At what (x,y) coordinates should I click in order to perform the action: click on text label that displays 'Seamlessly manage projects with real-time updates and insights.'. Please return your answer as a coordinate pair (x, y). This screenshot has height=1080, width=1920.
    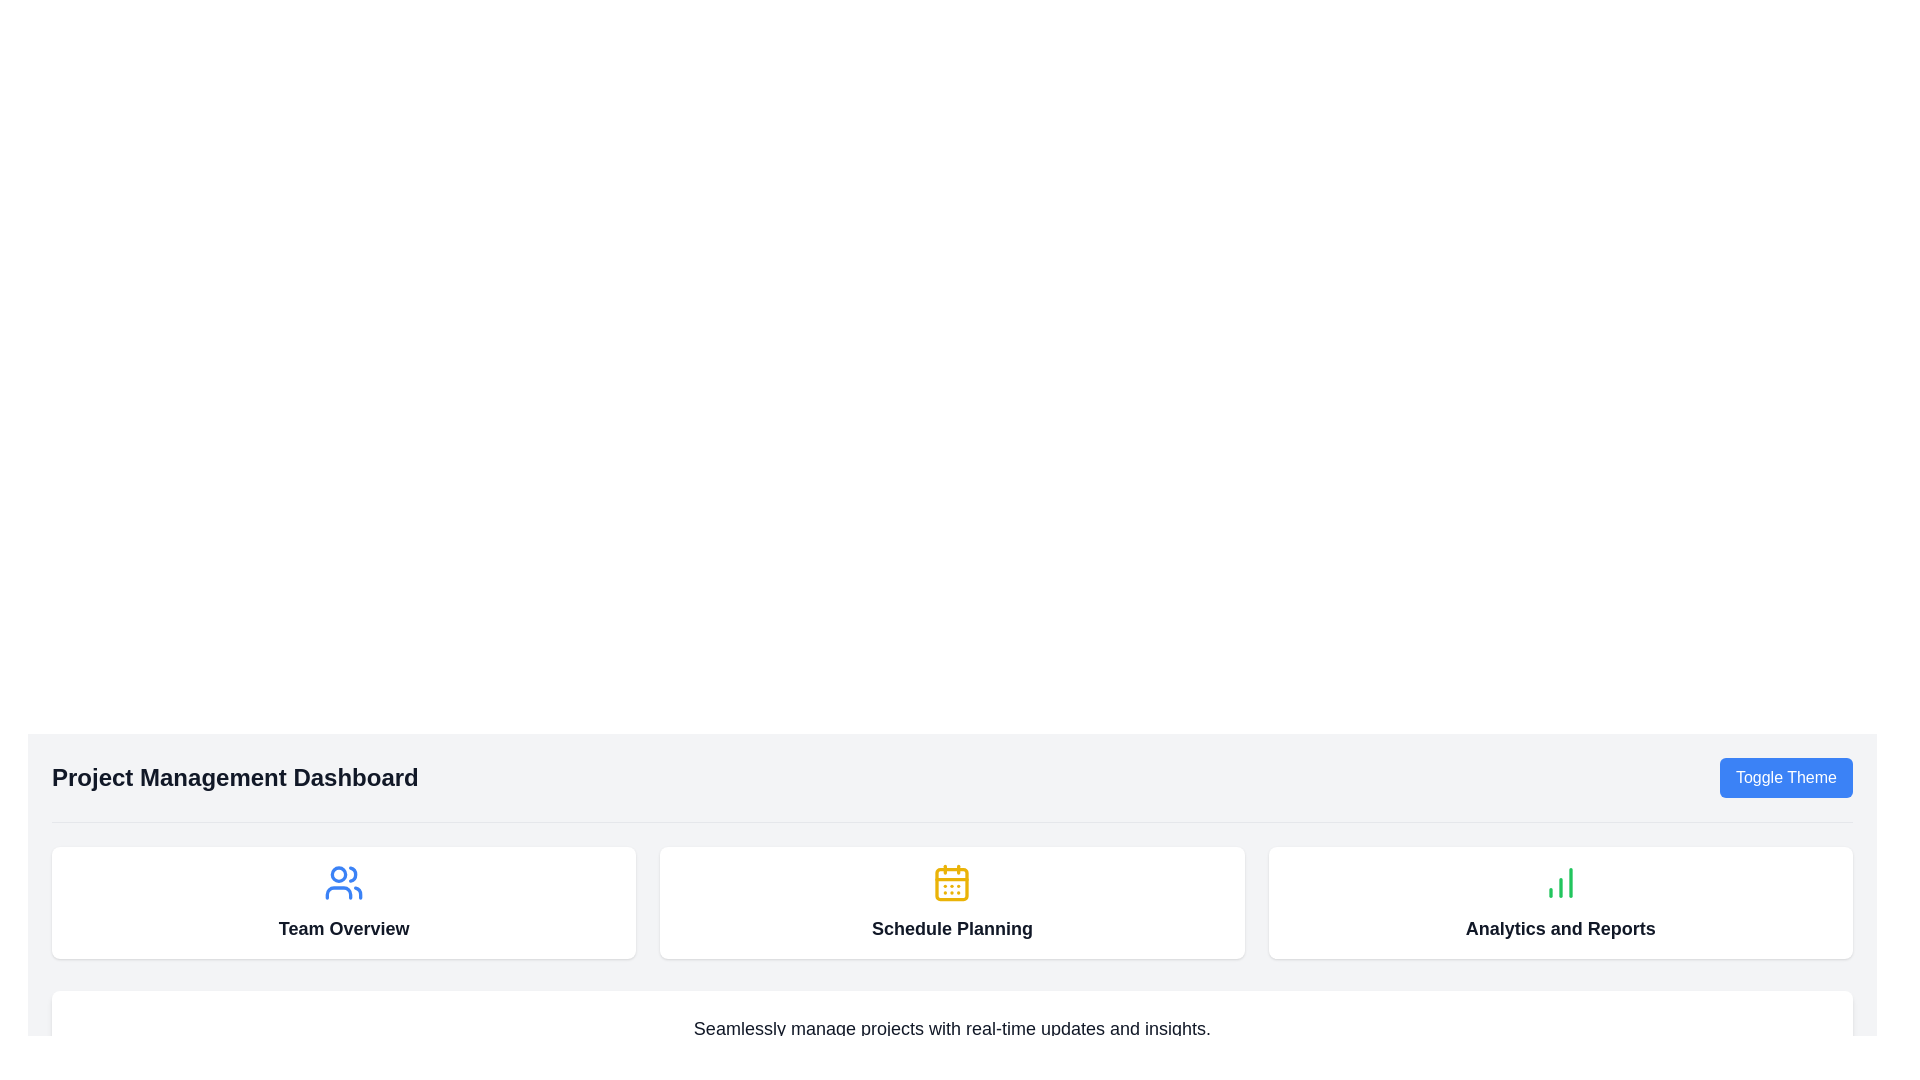
    Looking at the image, I should click on (951, 1029).